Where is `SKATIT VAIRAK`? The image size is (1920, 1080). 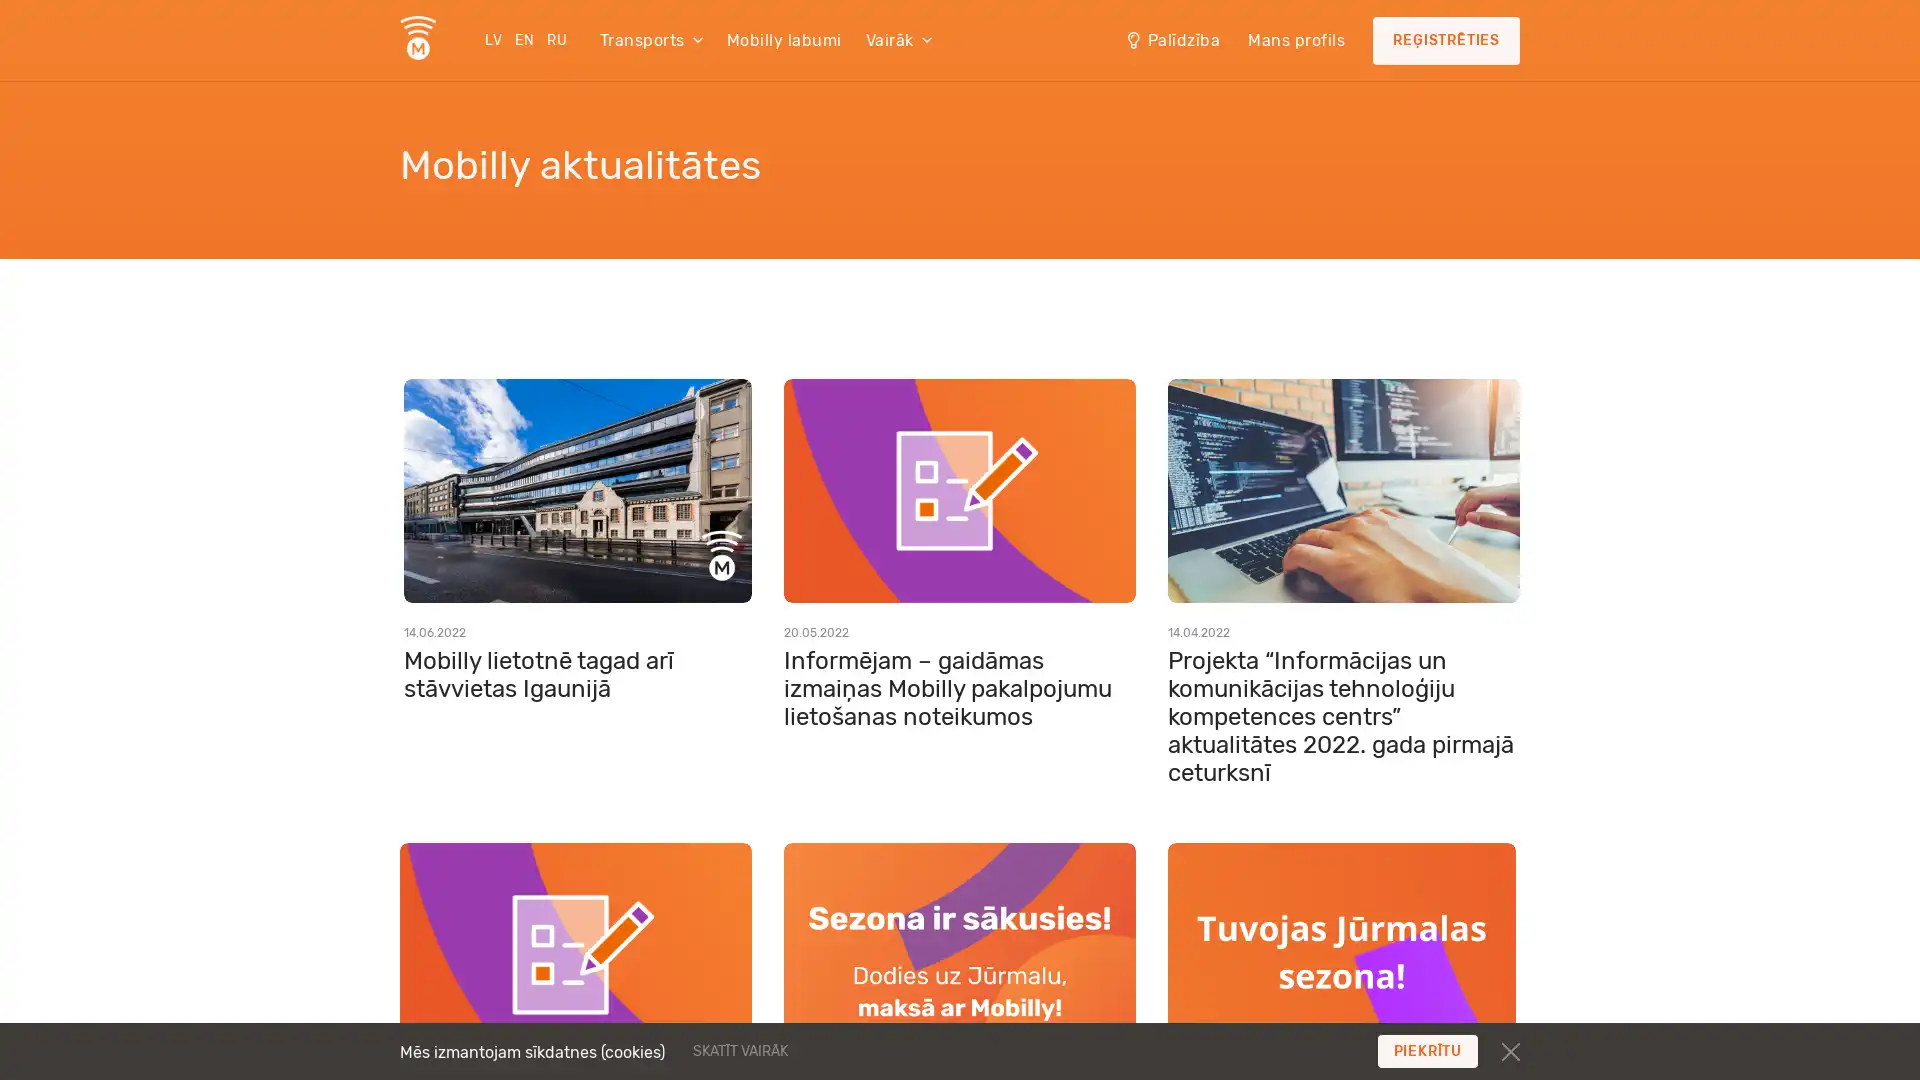 SKATIT VAIRAK is located at coordinates (862, 1049).